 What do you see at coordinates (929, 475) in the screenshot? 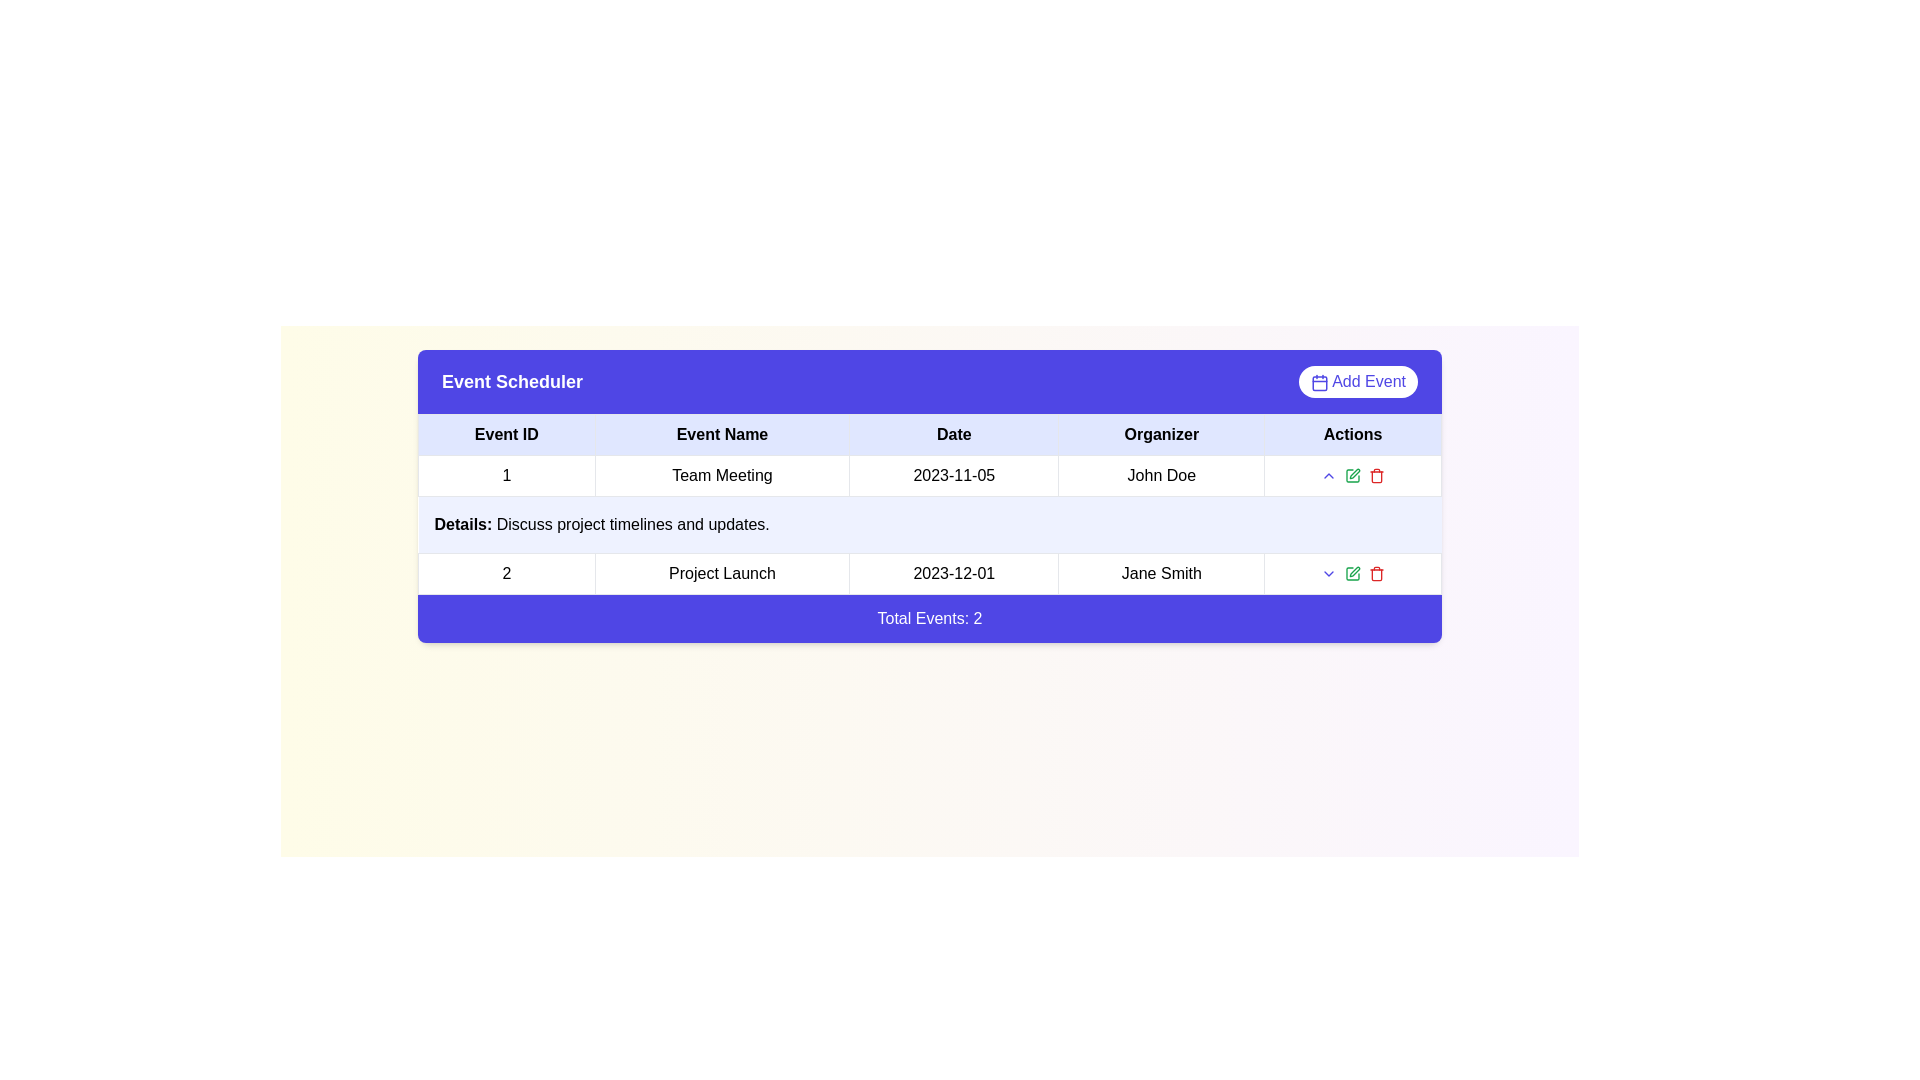
I see `the first row of the table in the 'Event Scheduler' section that displays details like ID ('1'), event name ('Team Meeting'), date ('2023-11-05'), and organizer ('John Doe')` at bounding box center [929, 475].